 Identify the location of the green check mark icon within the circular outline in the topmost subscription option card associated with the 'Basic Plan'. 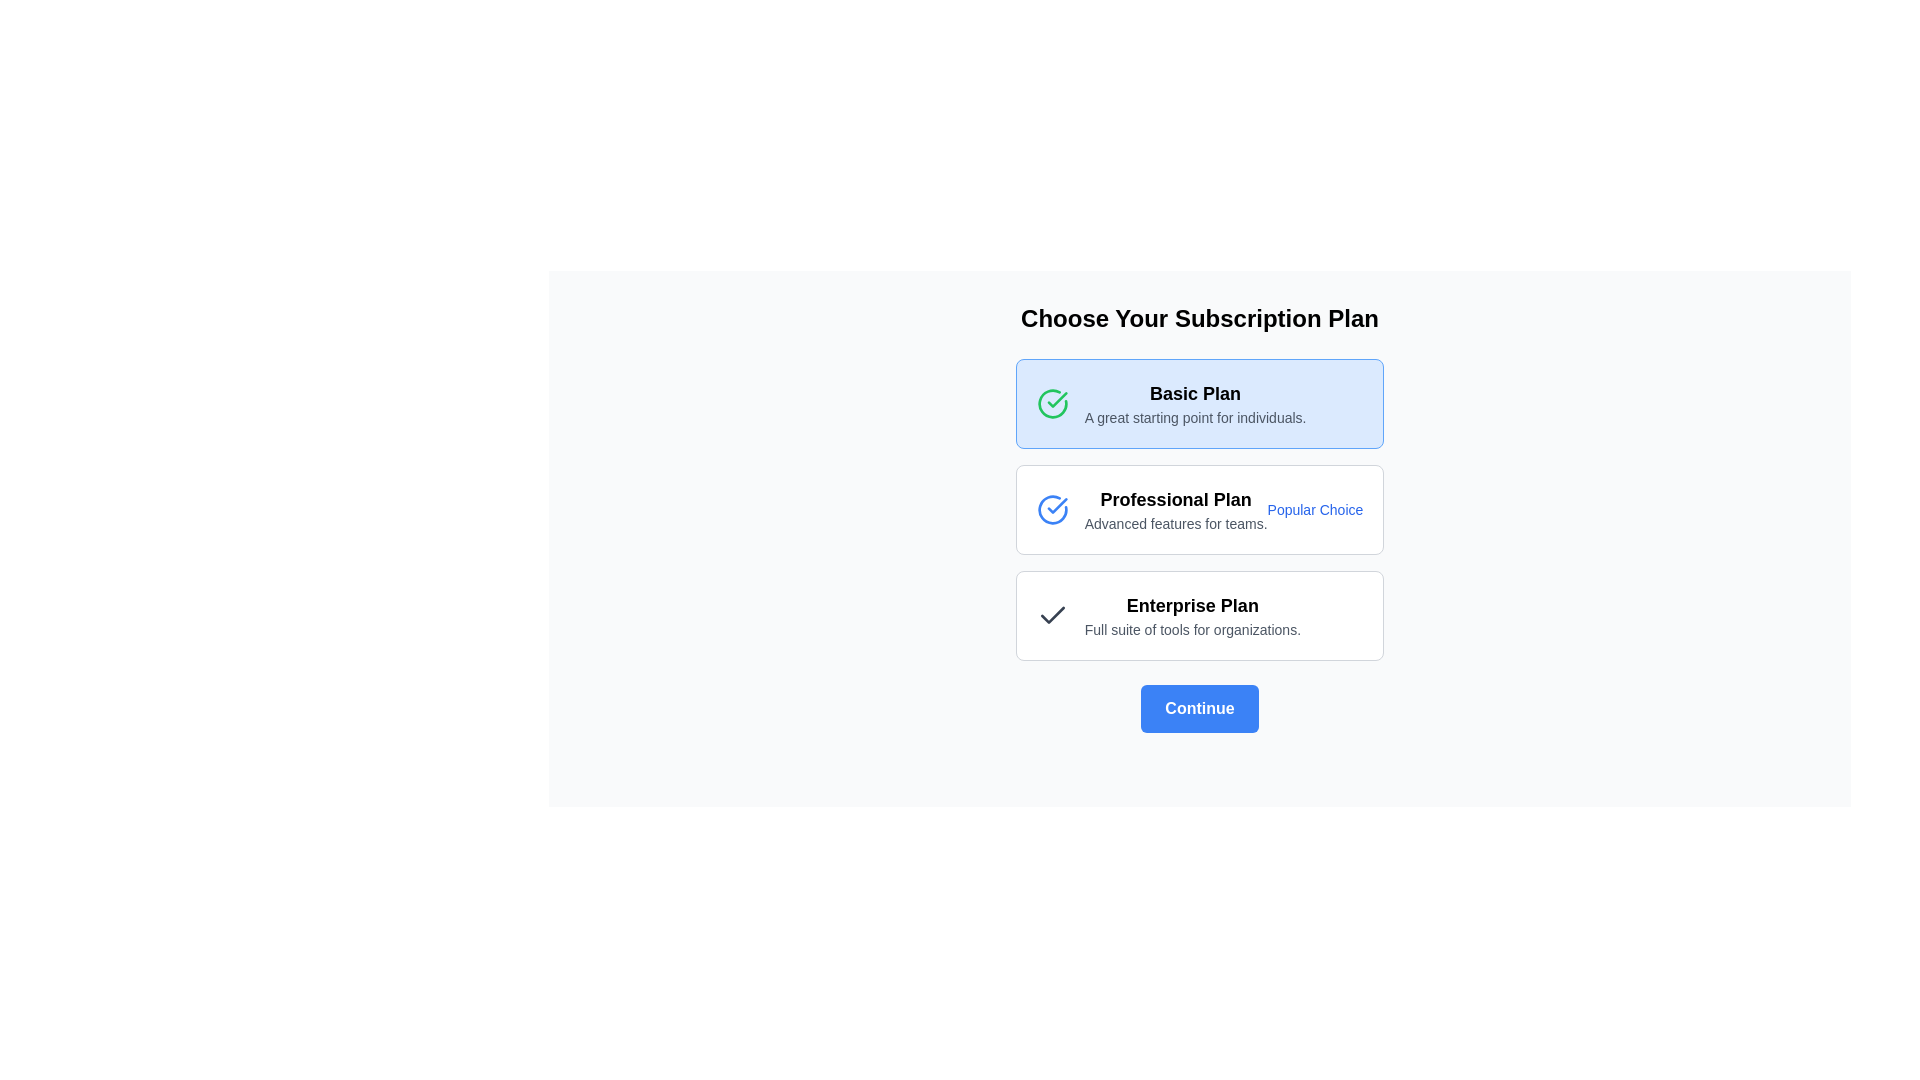
(1056, 400).